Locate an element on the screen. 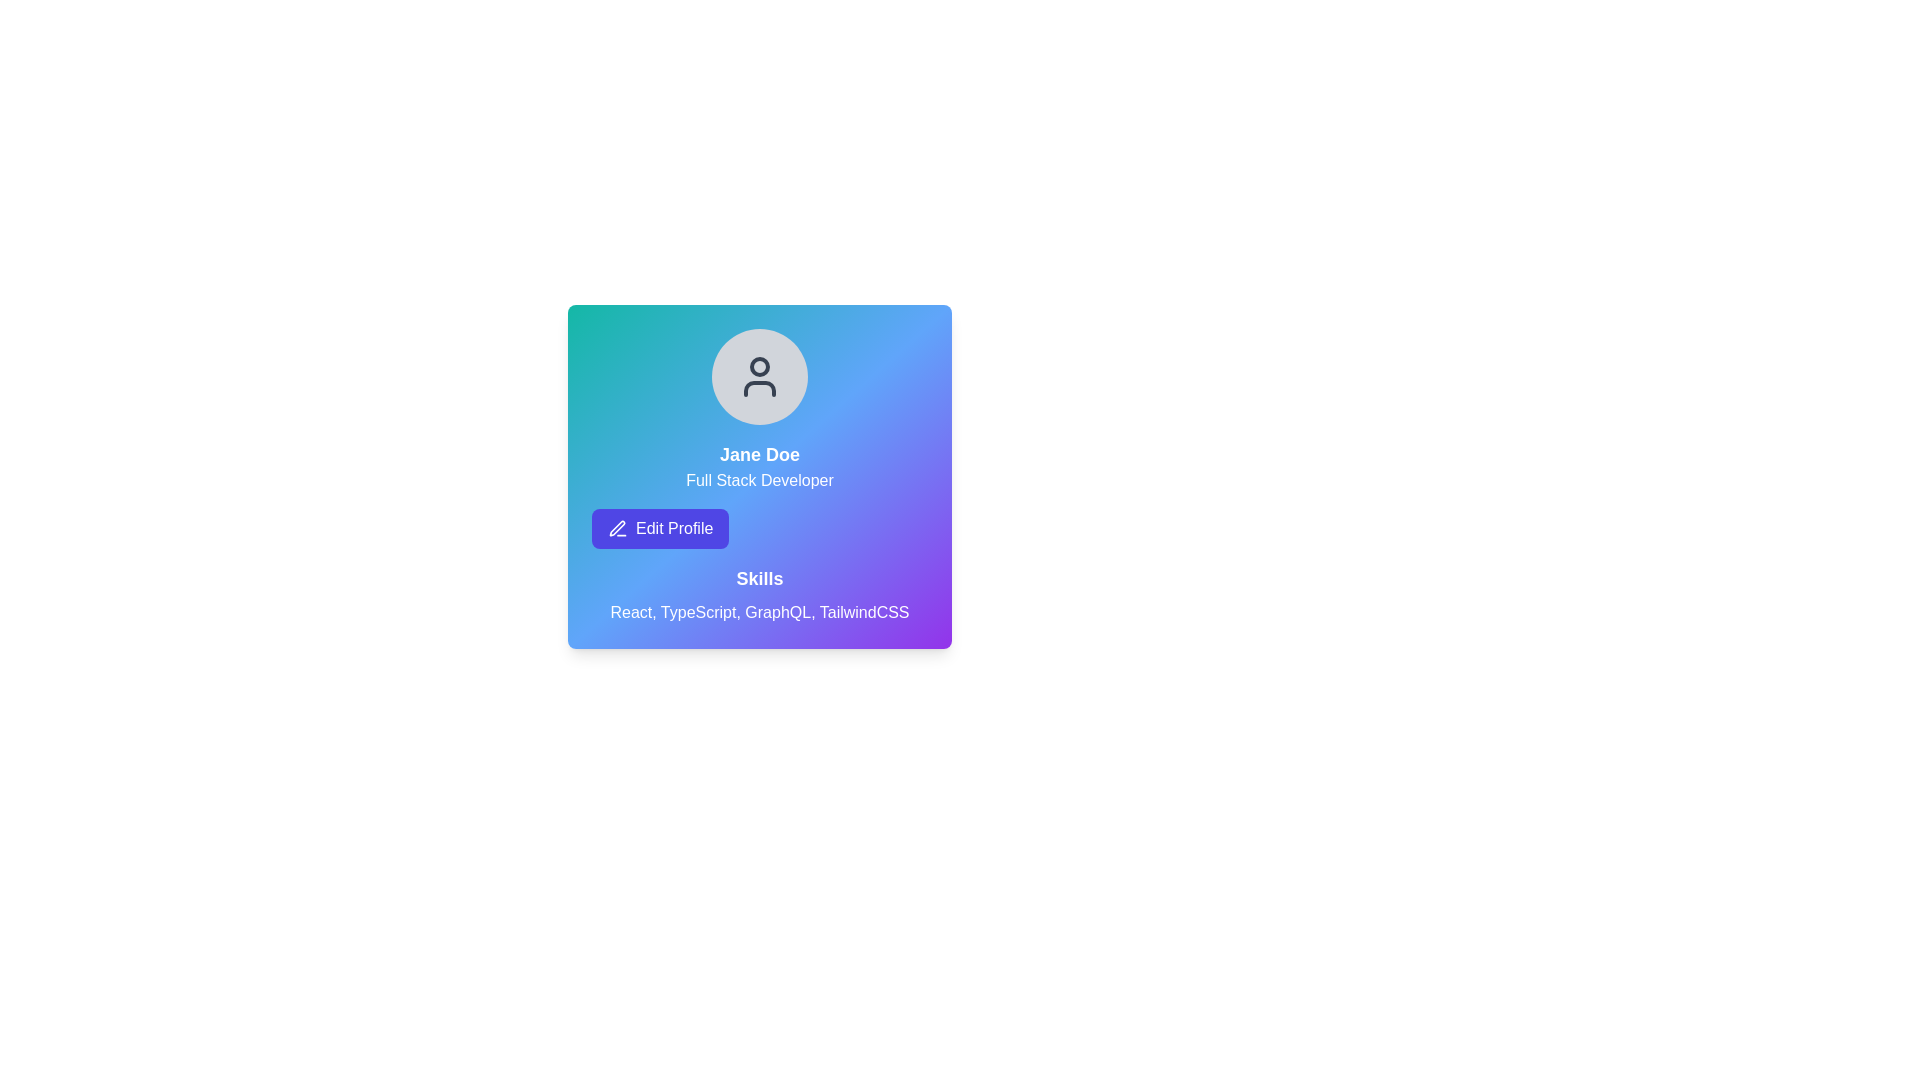  the 'Edit Profile' button which features a minimalist pen icon on its left side is located at coordinates (617, 527).